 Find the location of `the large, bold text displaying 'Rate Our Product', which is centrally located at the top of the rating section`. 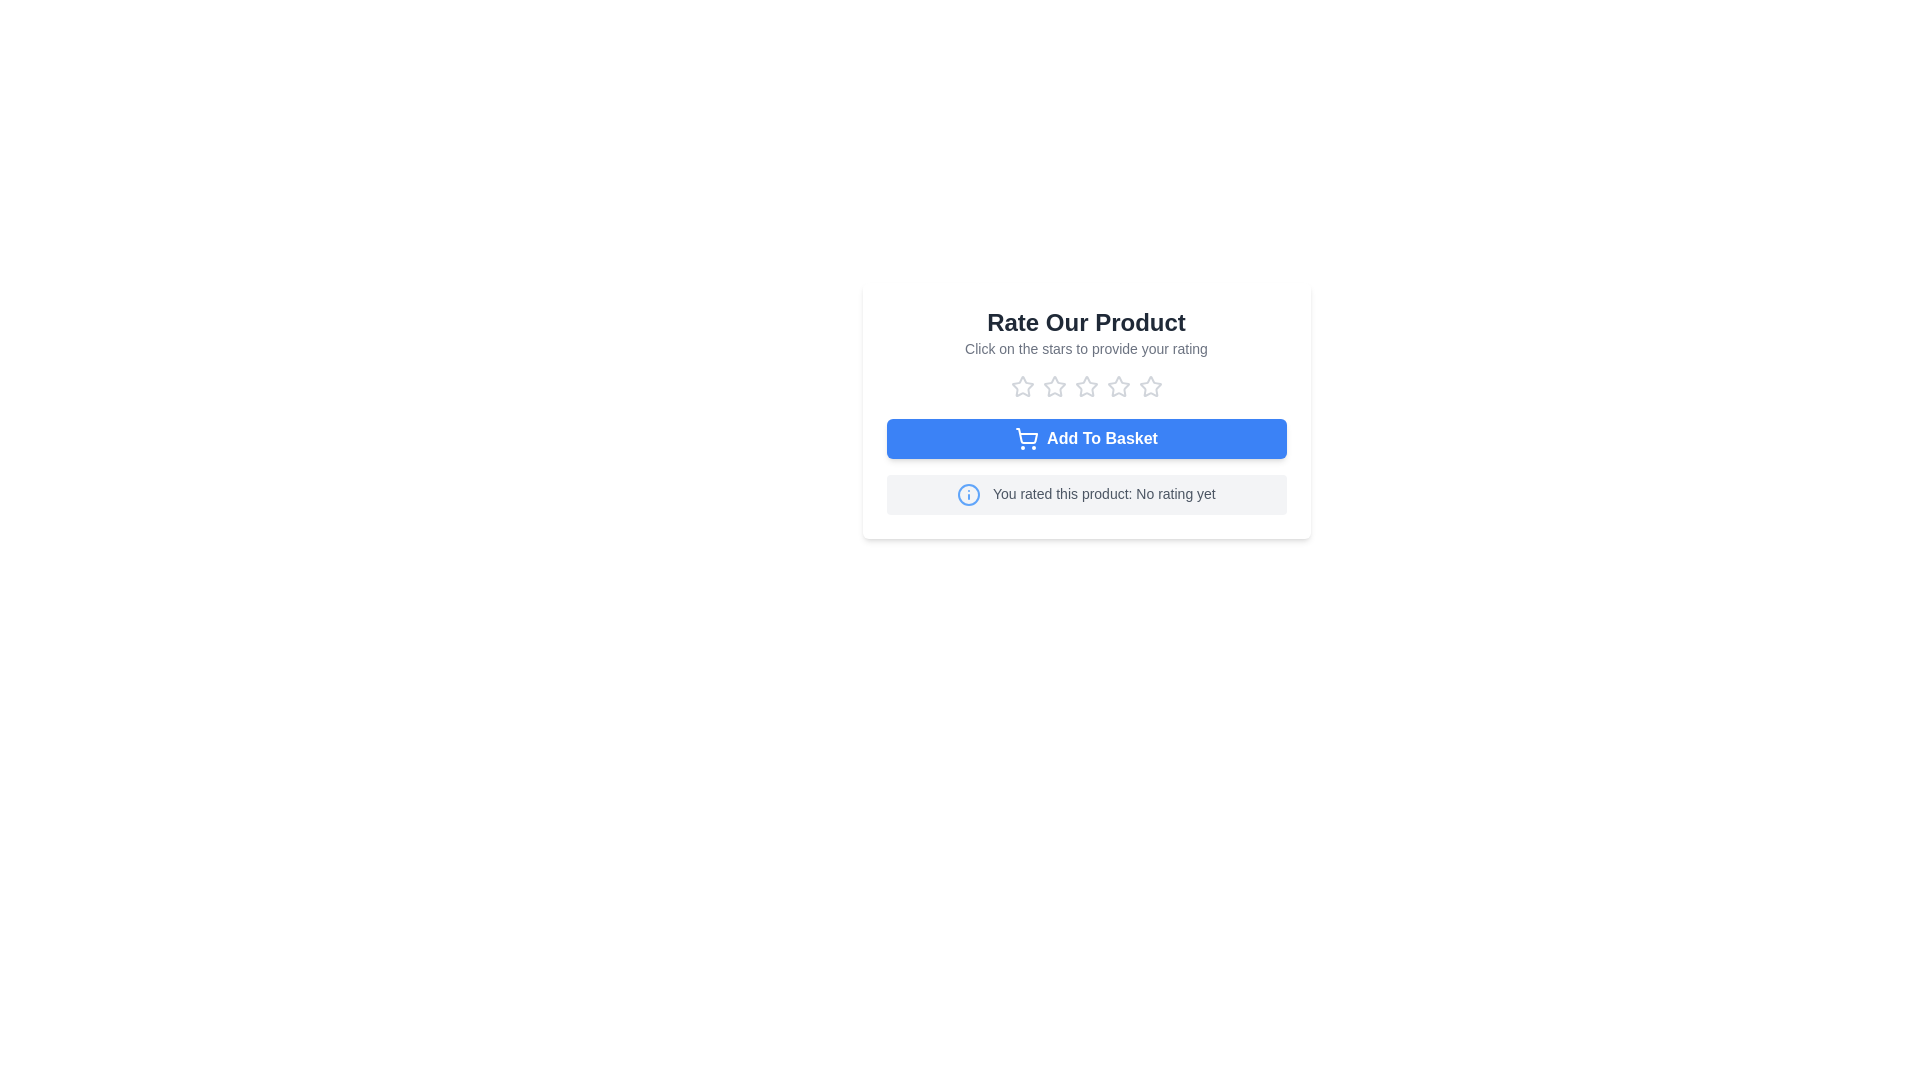

the large, bold text displaying 'Rate Our Product', which is centrally located at the top of the rating section is located at coordinates (1085, 322).